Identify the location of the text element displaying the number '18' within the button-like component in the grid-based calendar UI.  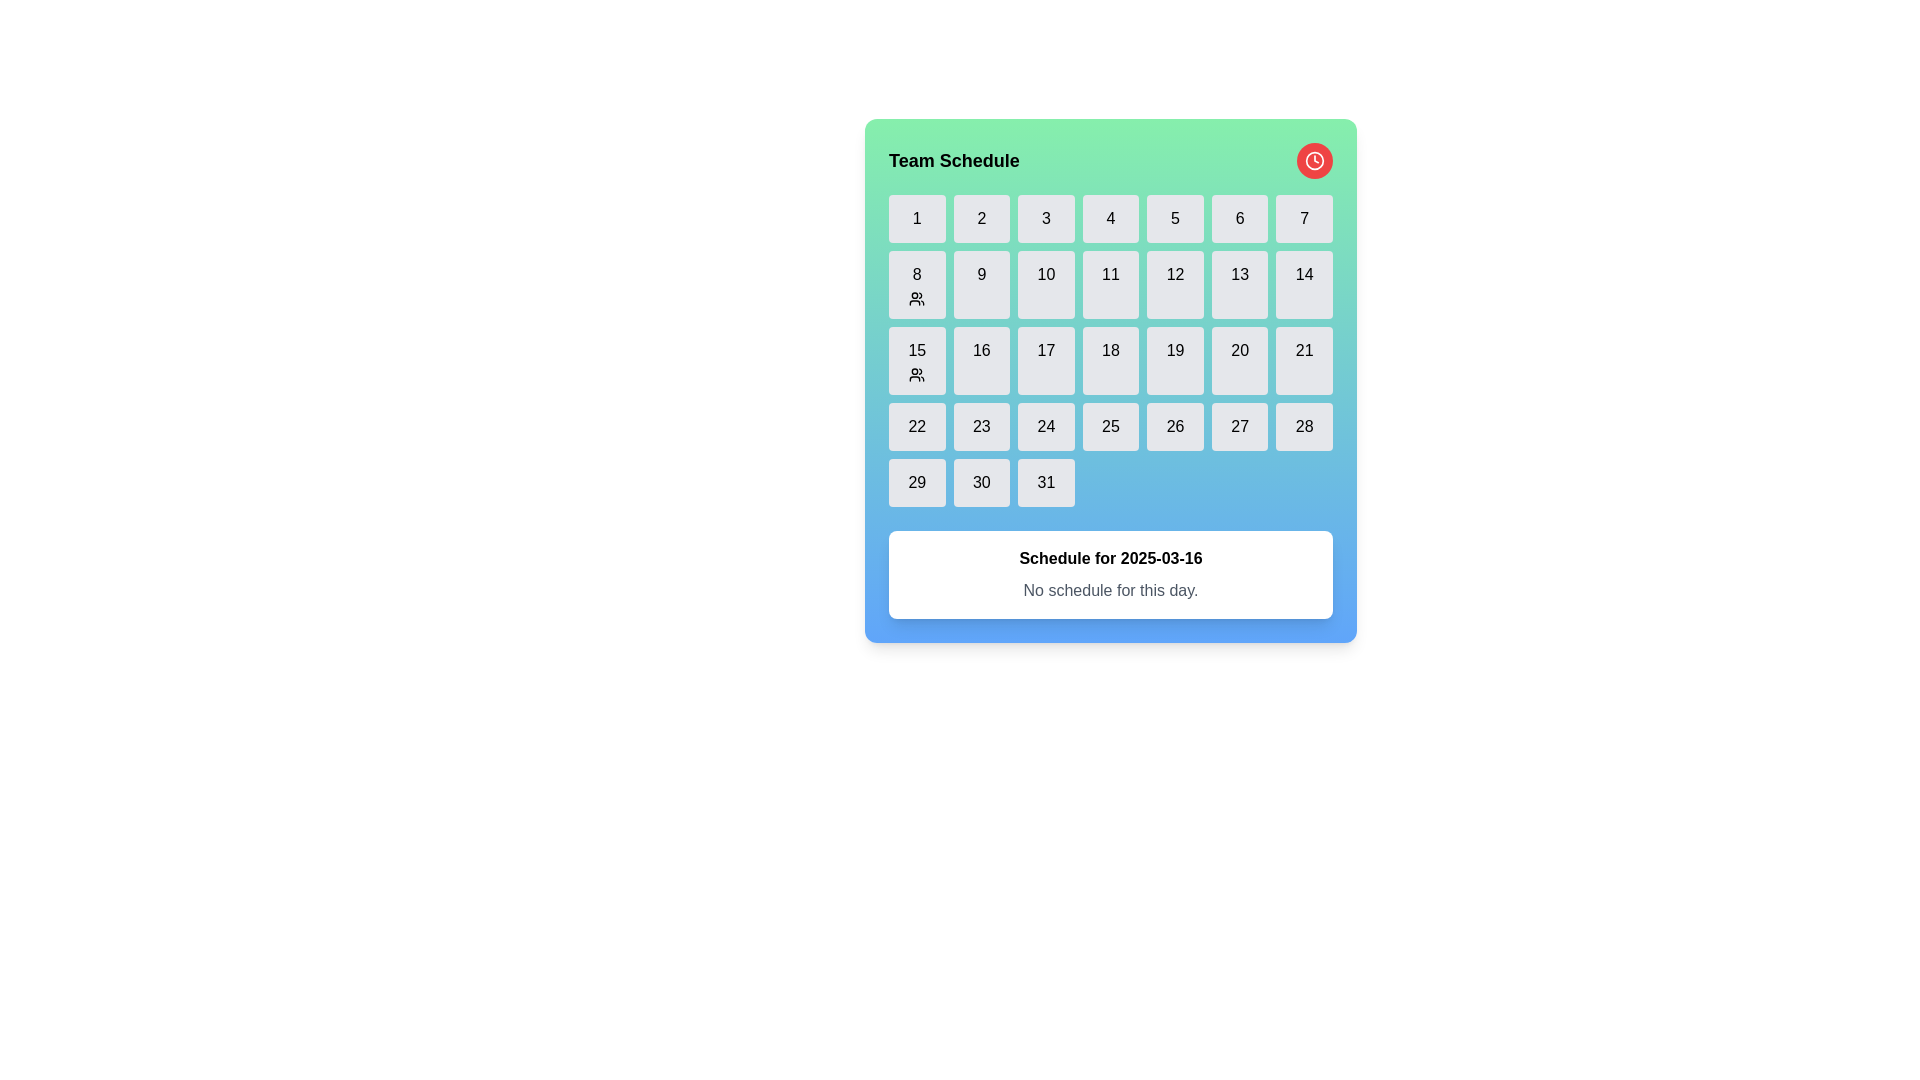
(1109, 350).